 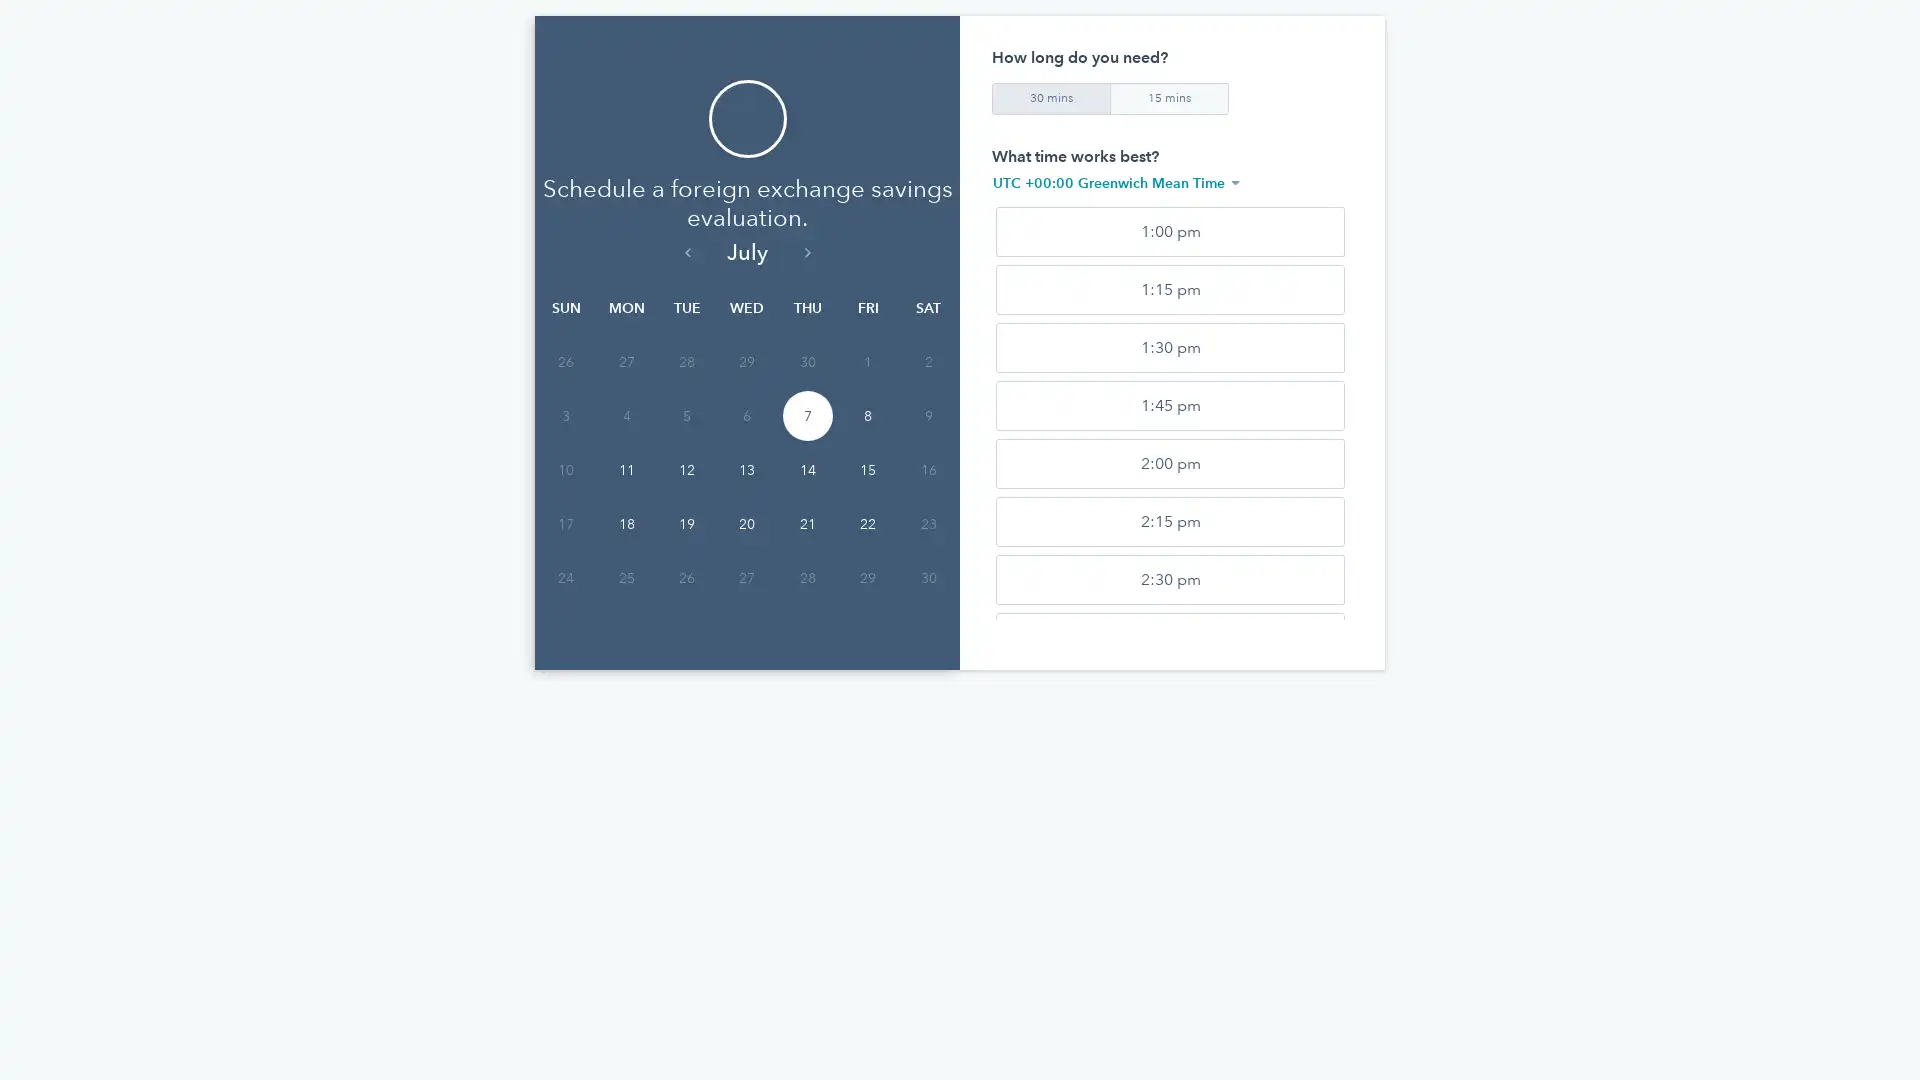 What do you see at coordinates (686, 362) in the screenshot?
I see `June 28th` at bounding box center [686, 362].